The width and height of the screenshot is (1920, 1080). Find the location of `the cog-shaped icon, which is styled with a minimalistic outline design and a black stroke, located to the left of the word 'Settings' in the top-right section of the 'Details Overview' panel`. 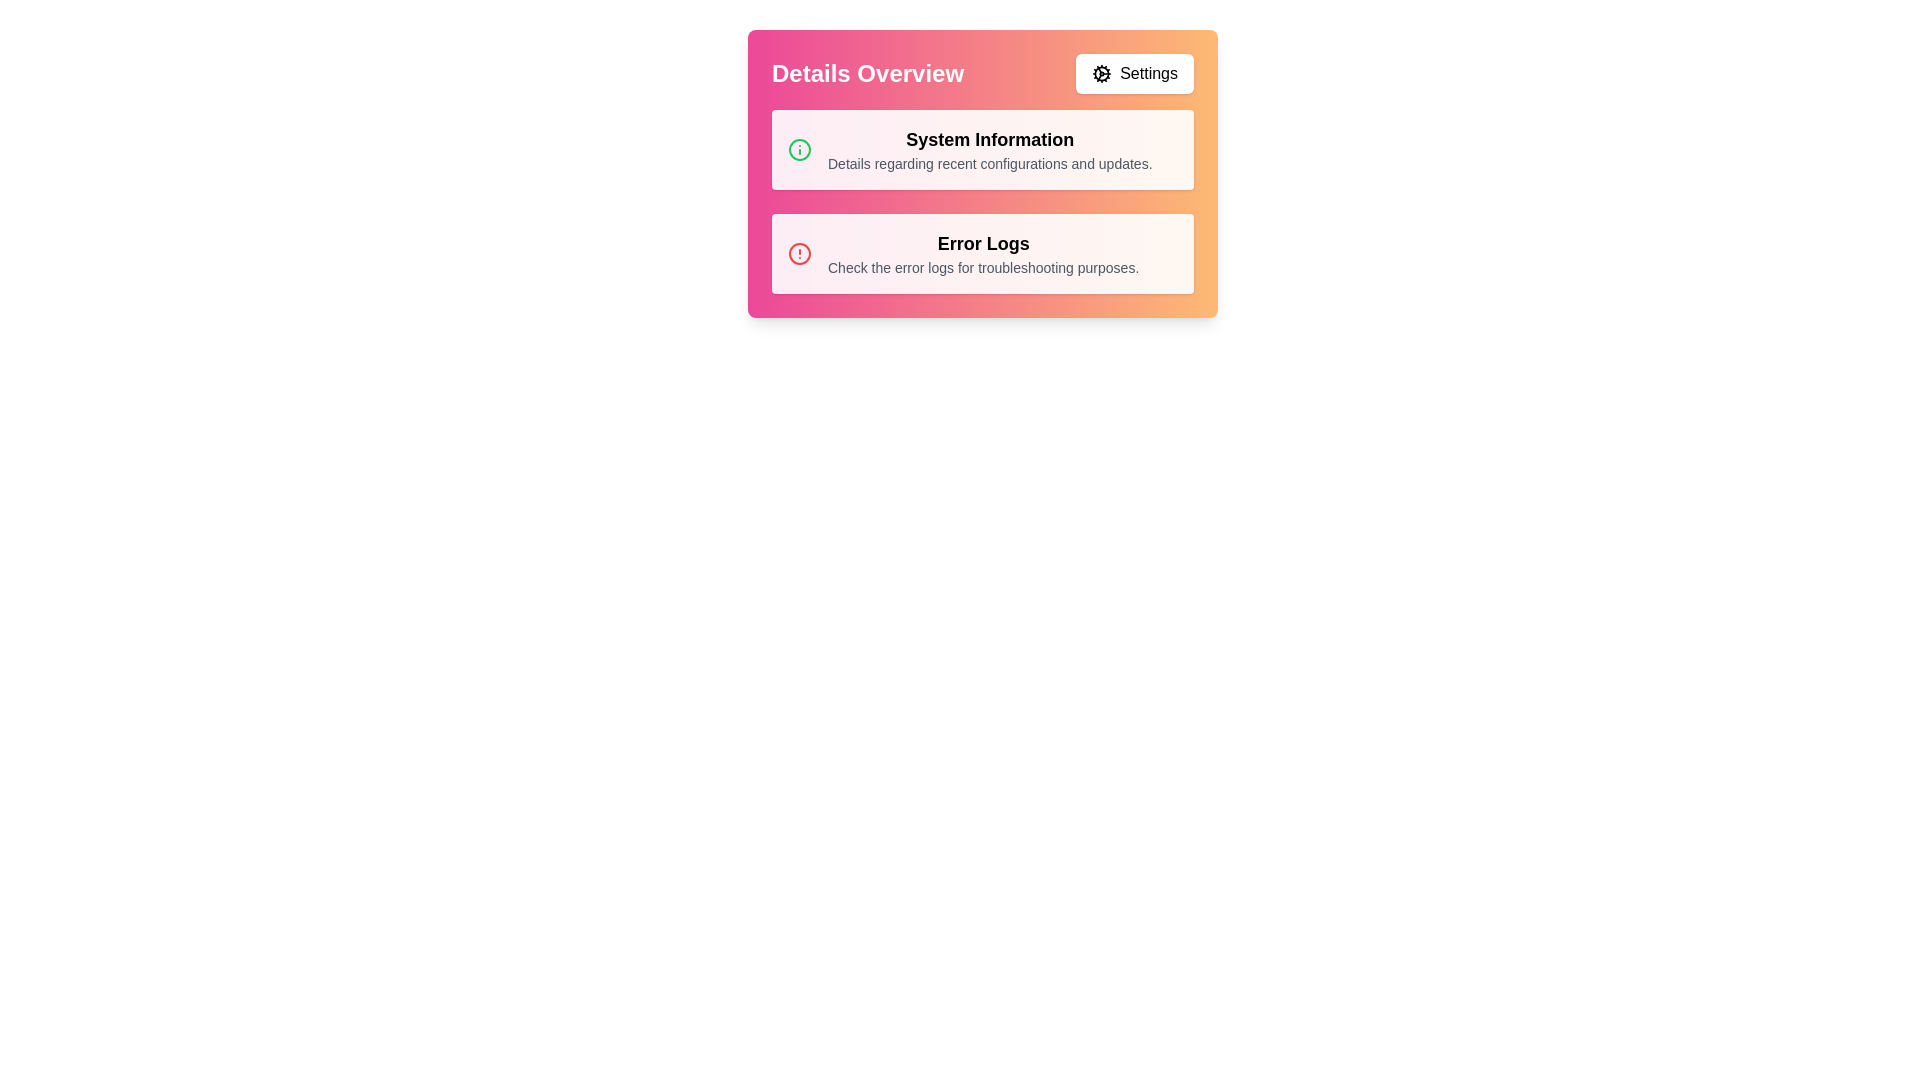

the cog-shaped icon, which is styled with a minimalistic outline design and a black stroke, located to the left of the word 'Settings' in the top-right section of the 'Details Overview' panel is located at coordinates (1101, 72).